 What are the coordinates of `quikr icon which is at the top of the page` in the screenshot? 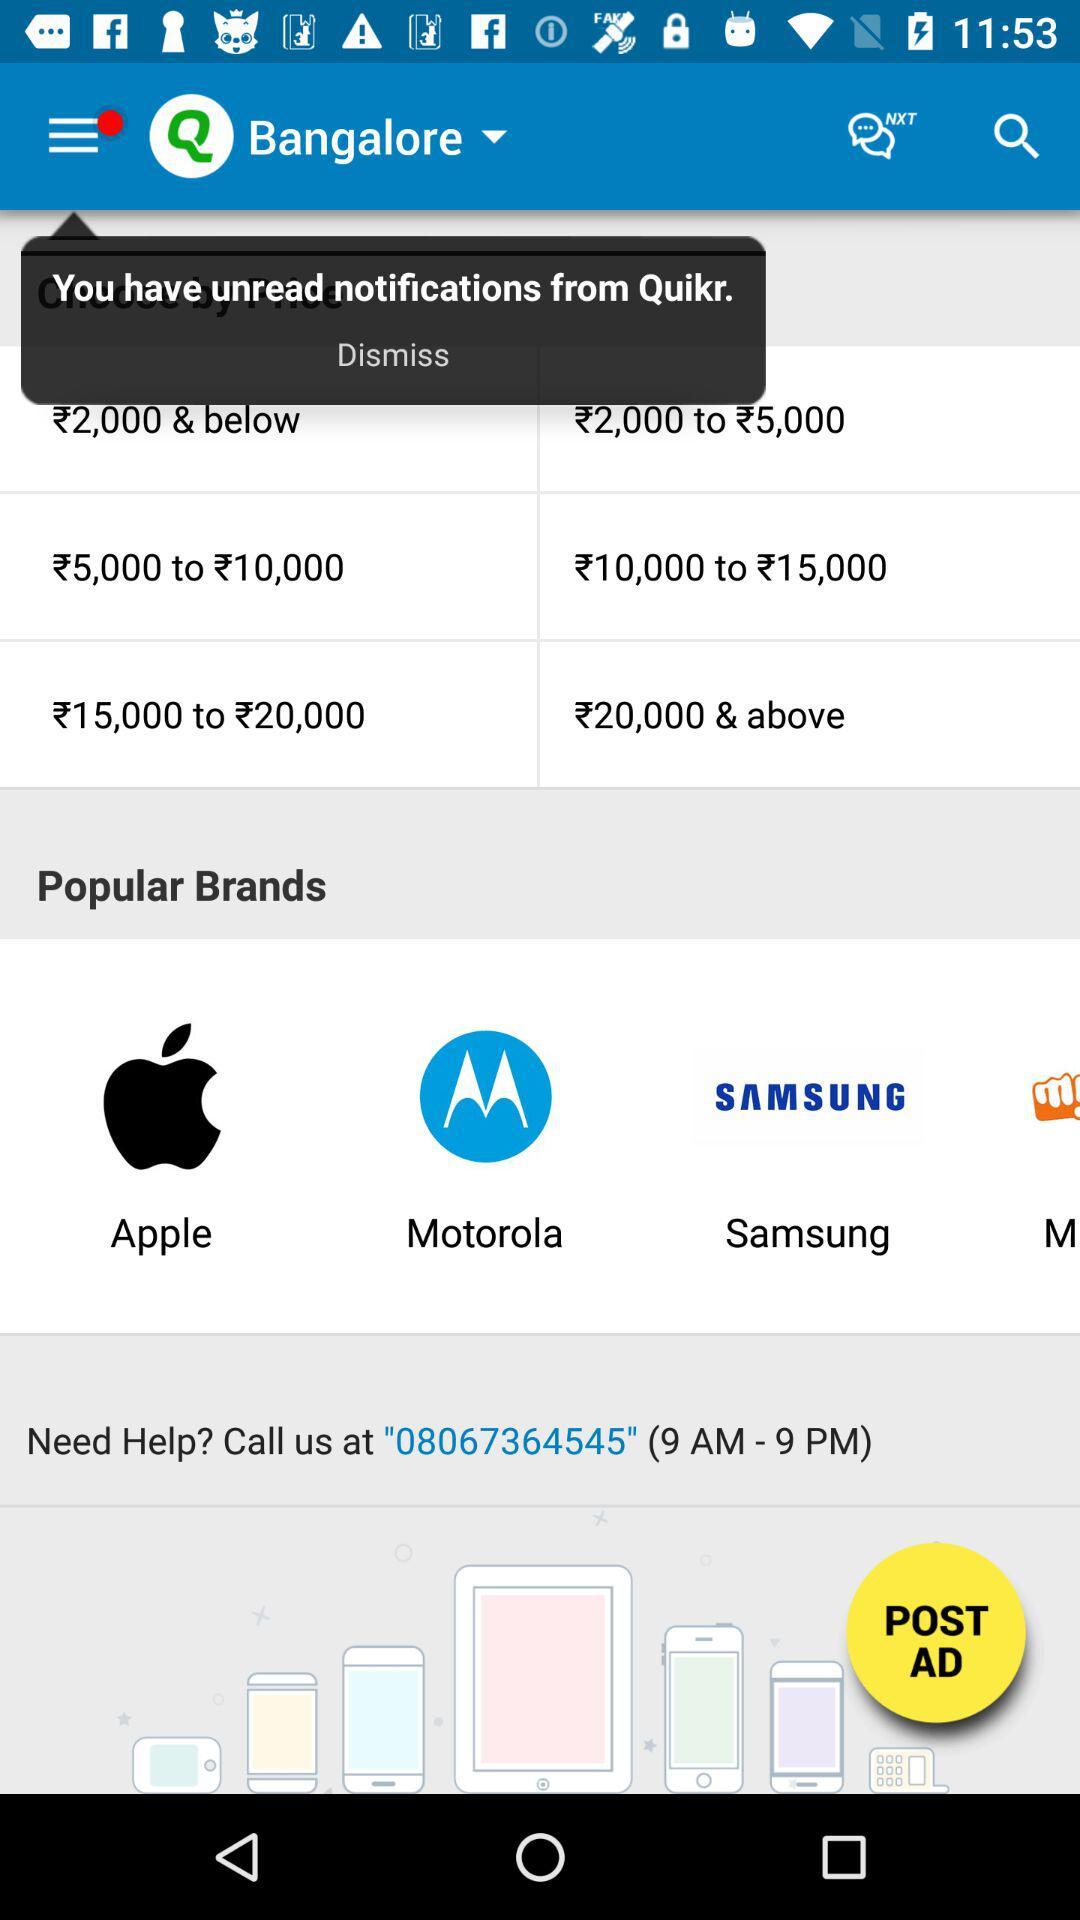 It's located at (191, 135).